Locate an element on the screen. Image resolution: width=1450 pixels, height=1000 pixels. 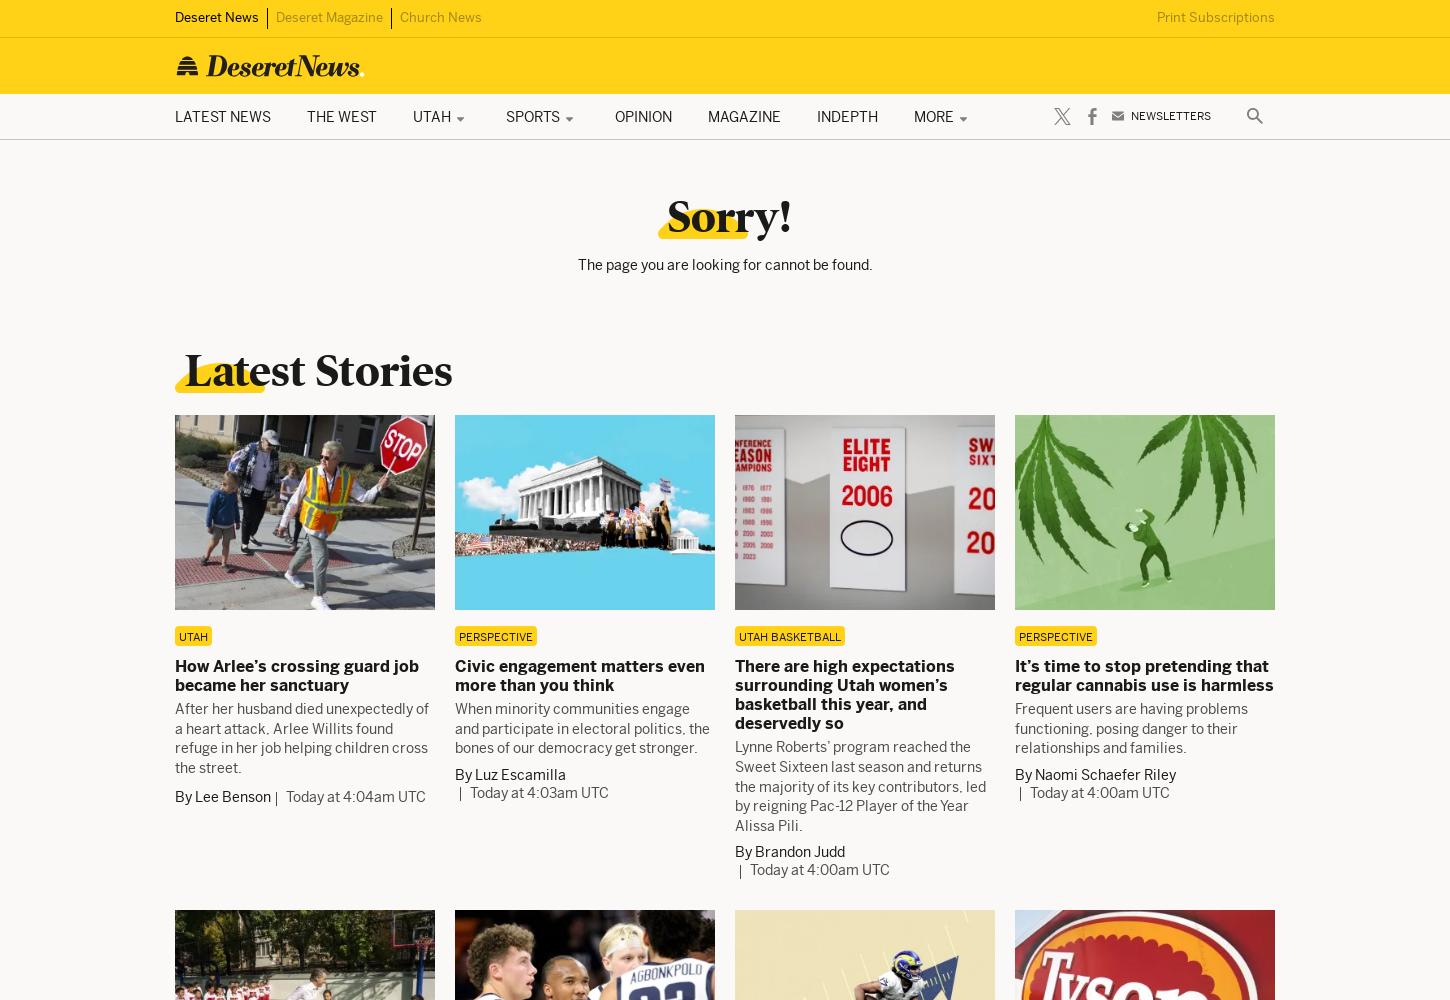
'INDEPTH' is located at coordinates (846, 115).